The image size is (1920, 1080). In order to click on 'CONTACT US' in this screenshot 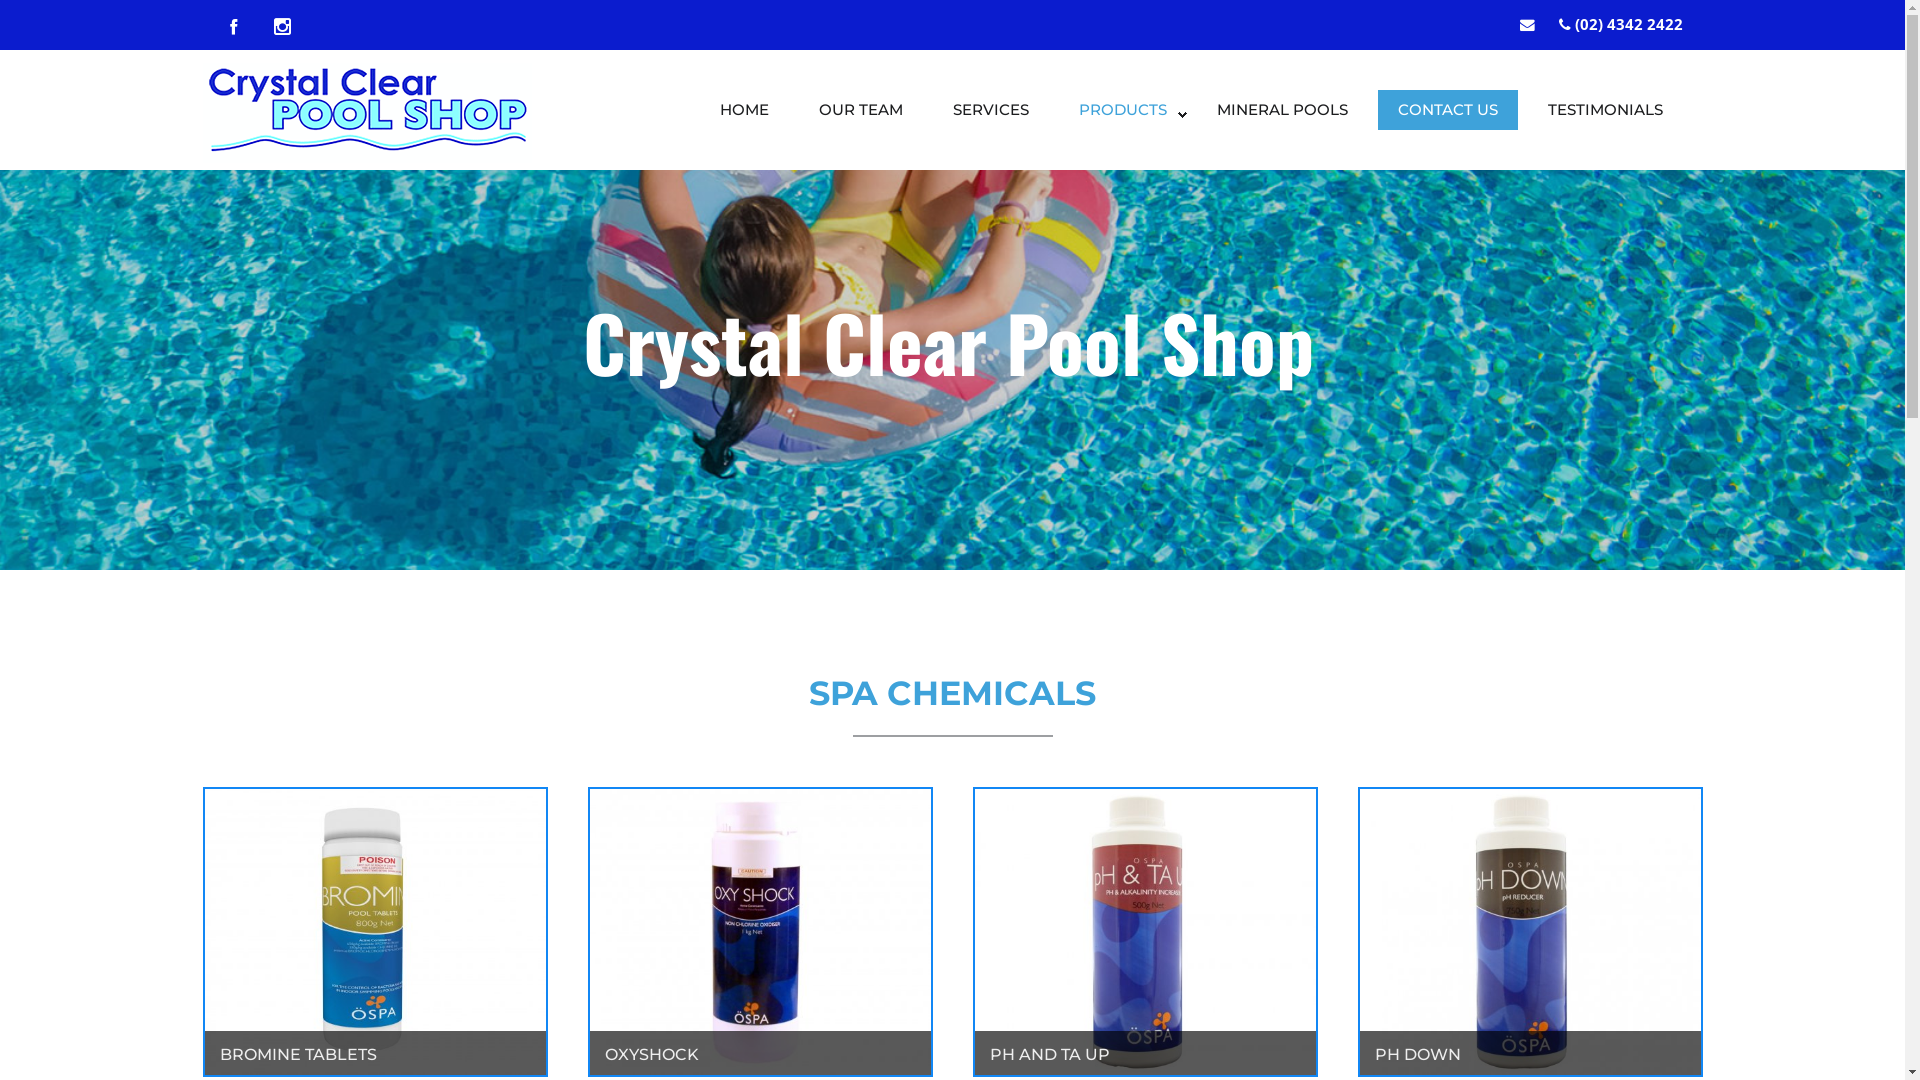, I will do `click(1396, 109)`.